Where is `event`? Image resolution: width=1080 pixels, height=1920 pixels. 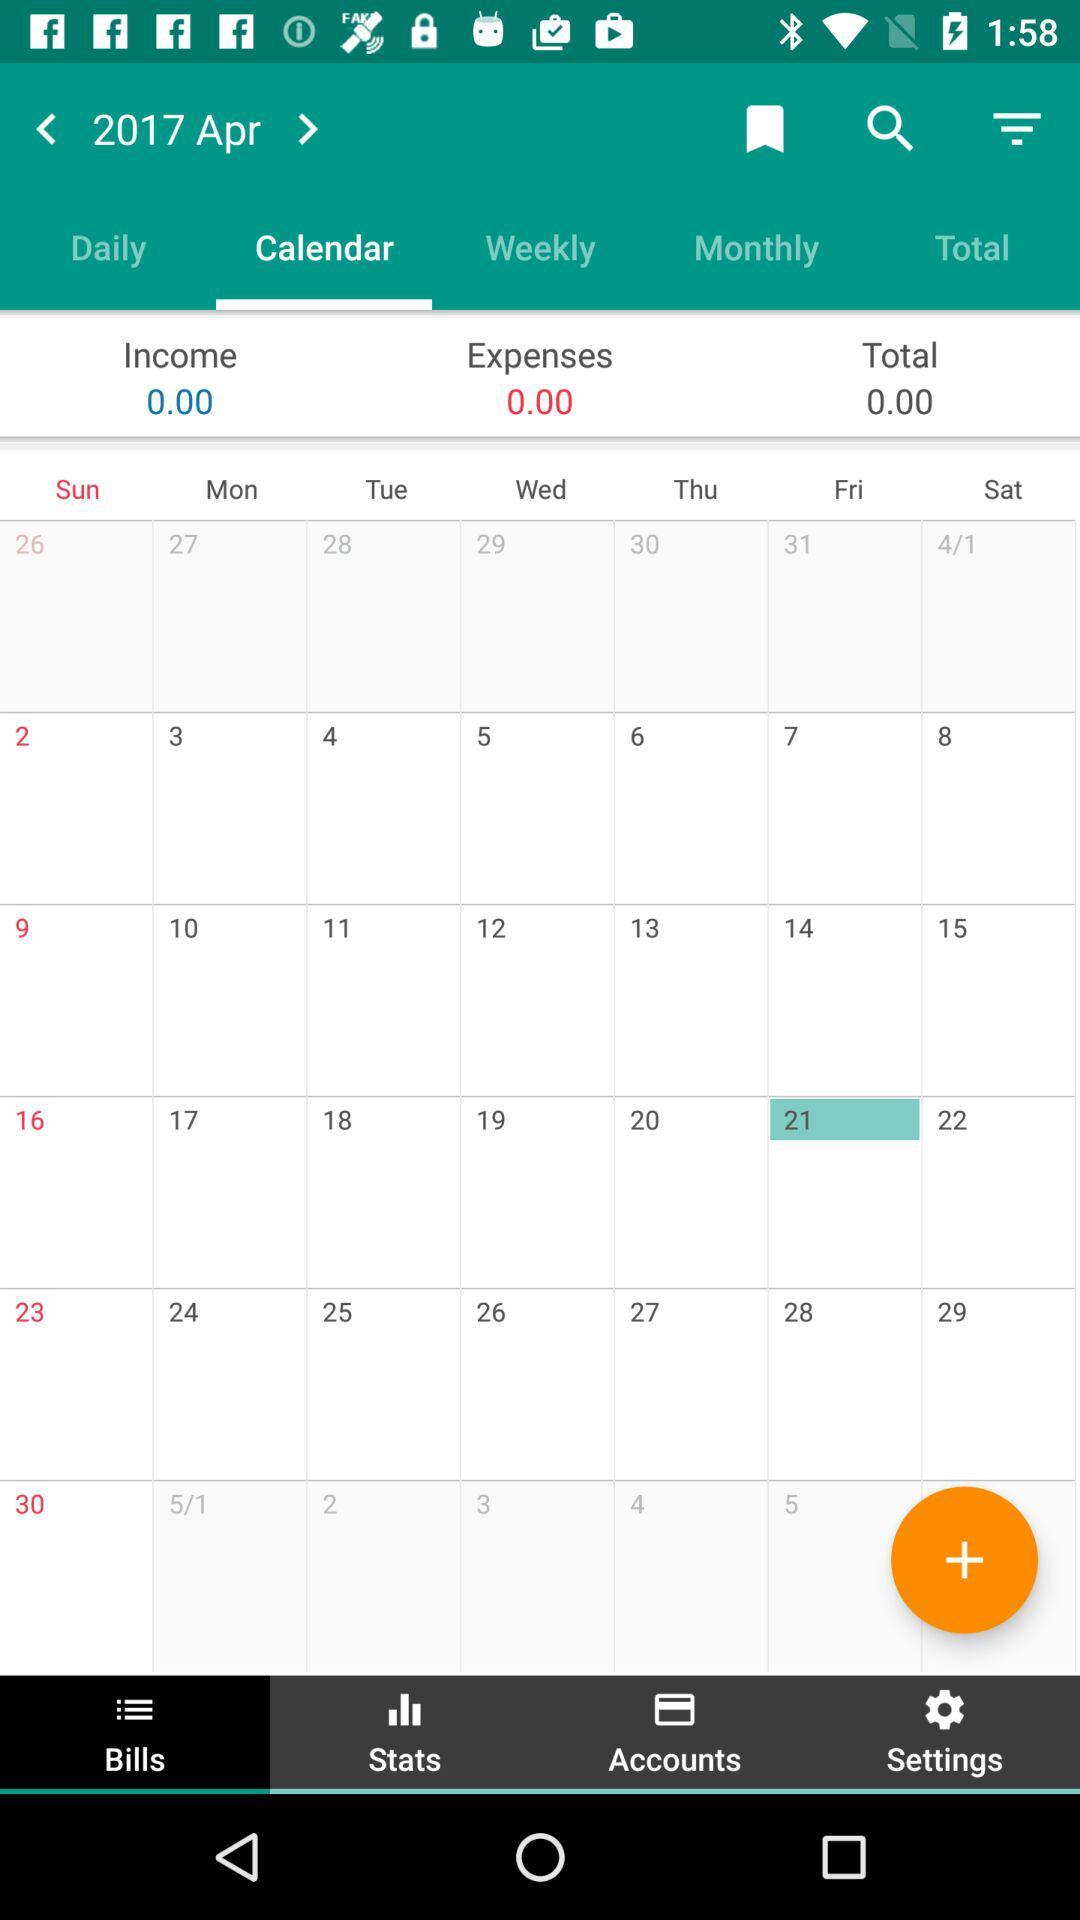
event is located at coordinates (963, 1559).